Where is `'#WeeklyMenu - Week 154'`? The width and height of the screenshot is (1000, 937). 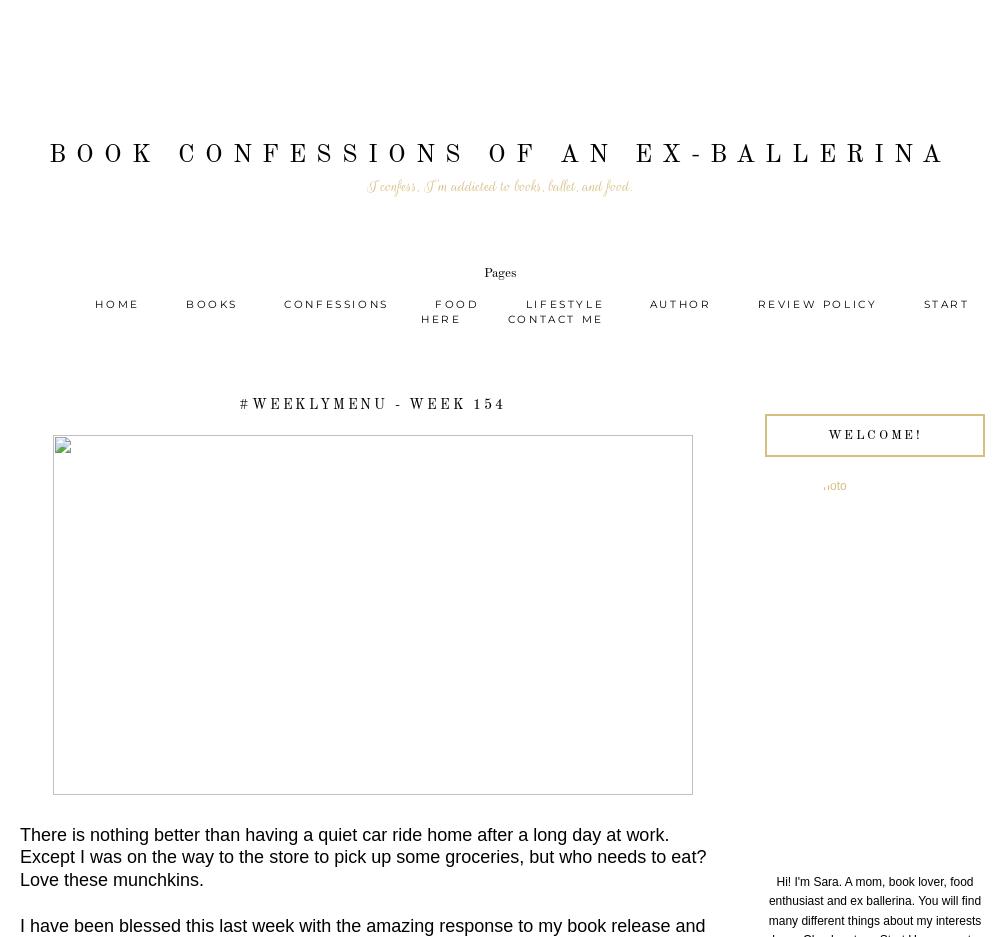 '#WeeklyMenu - Week 154' is located at coordinates (371, 404).